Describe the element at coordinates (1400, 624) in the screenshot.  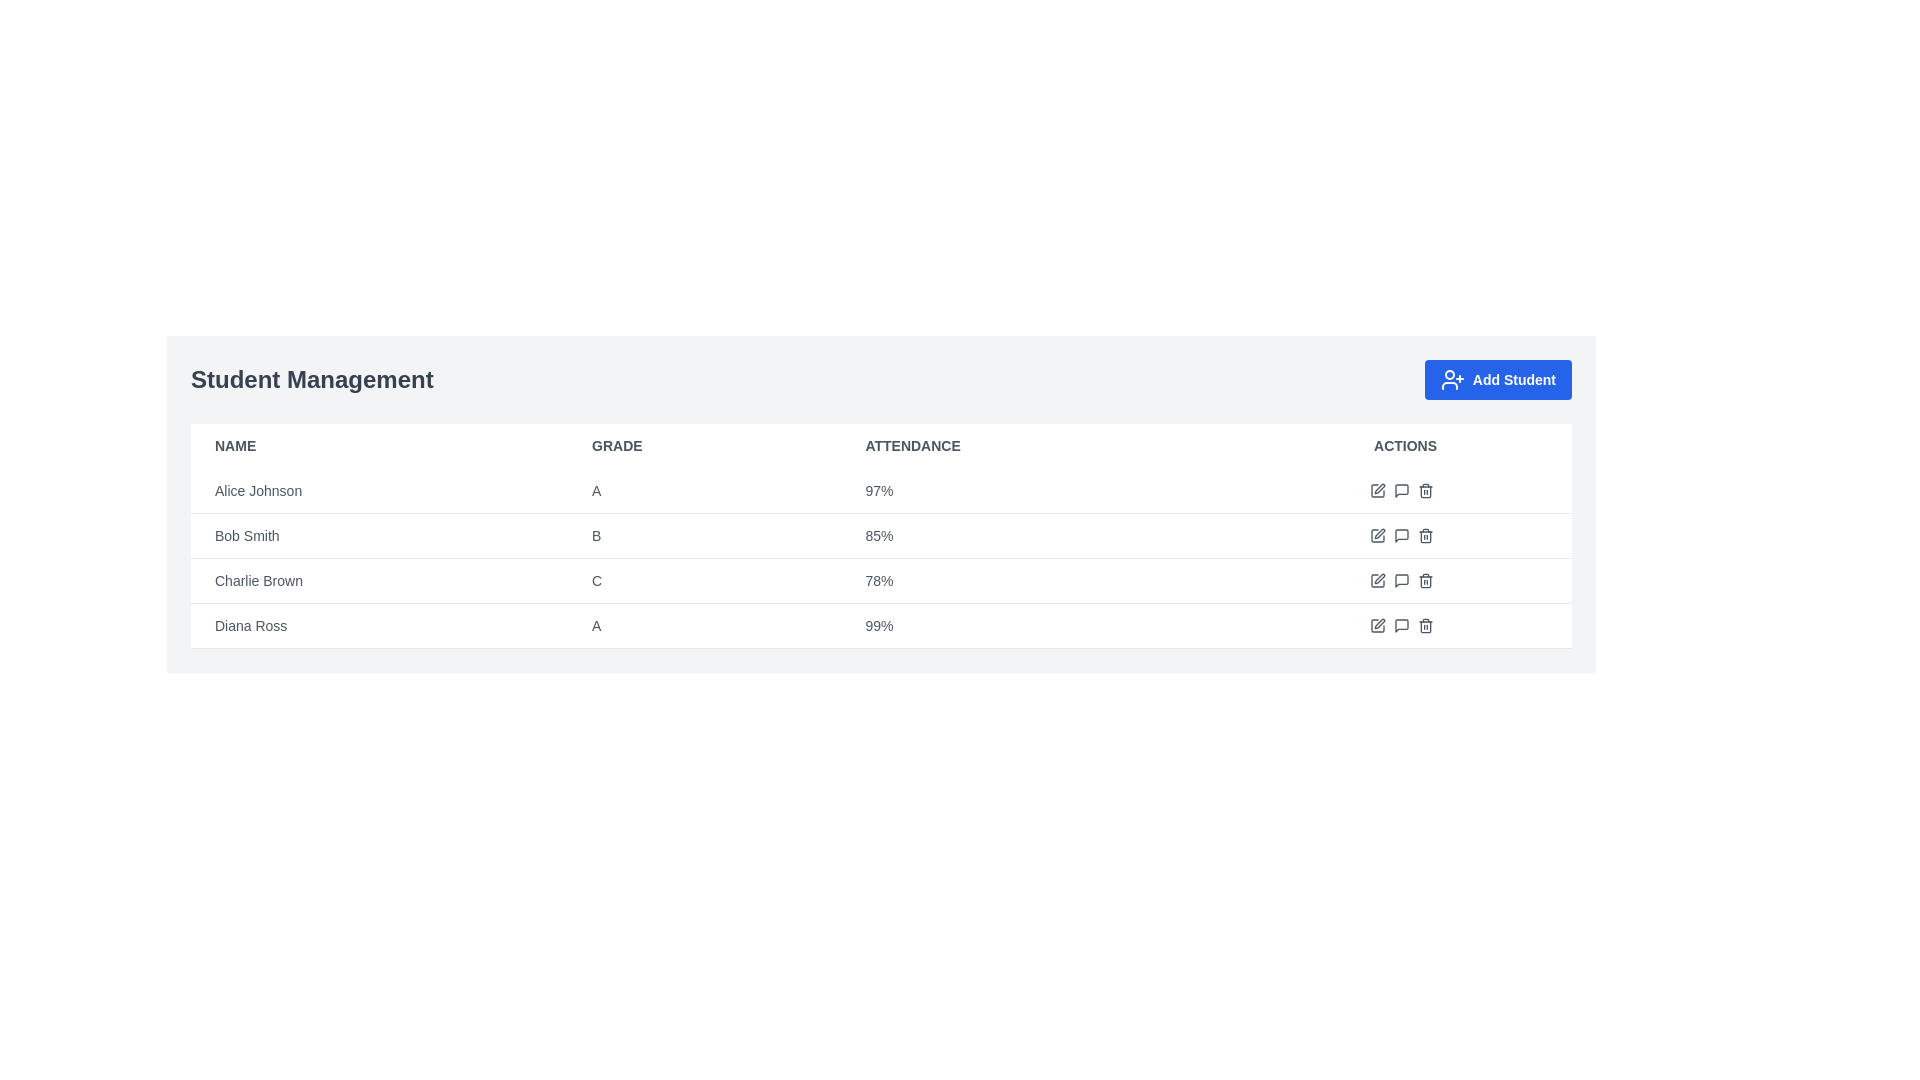
I see `the speech bubble icon in the last row of the table under the 'Actions' column` at that location.